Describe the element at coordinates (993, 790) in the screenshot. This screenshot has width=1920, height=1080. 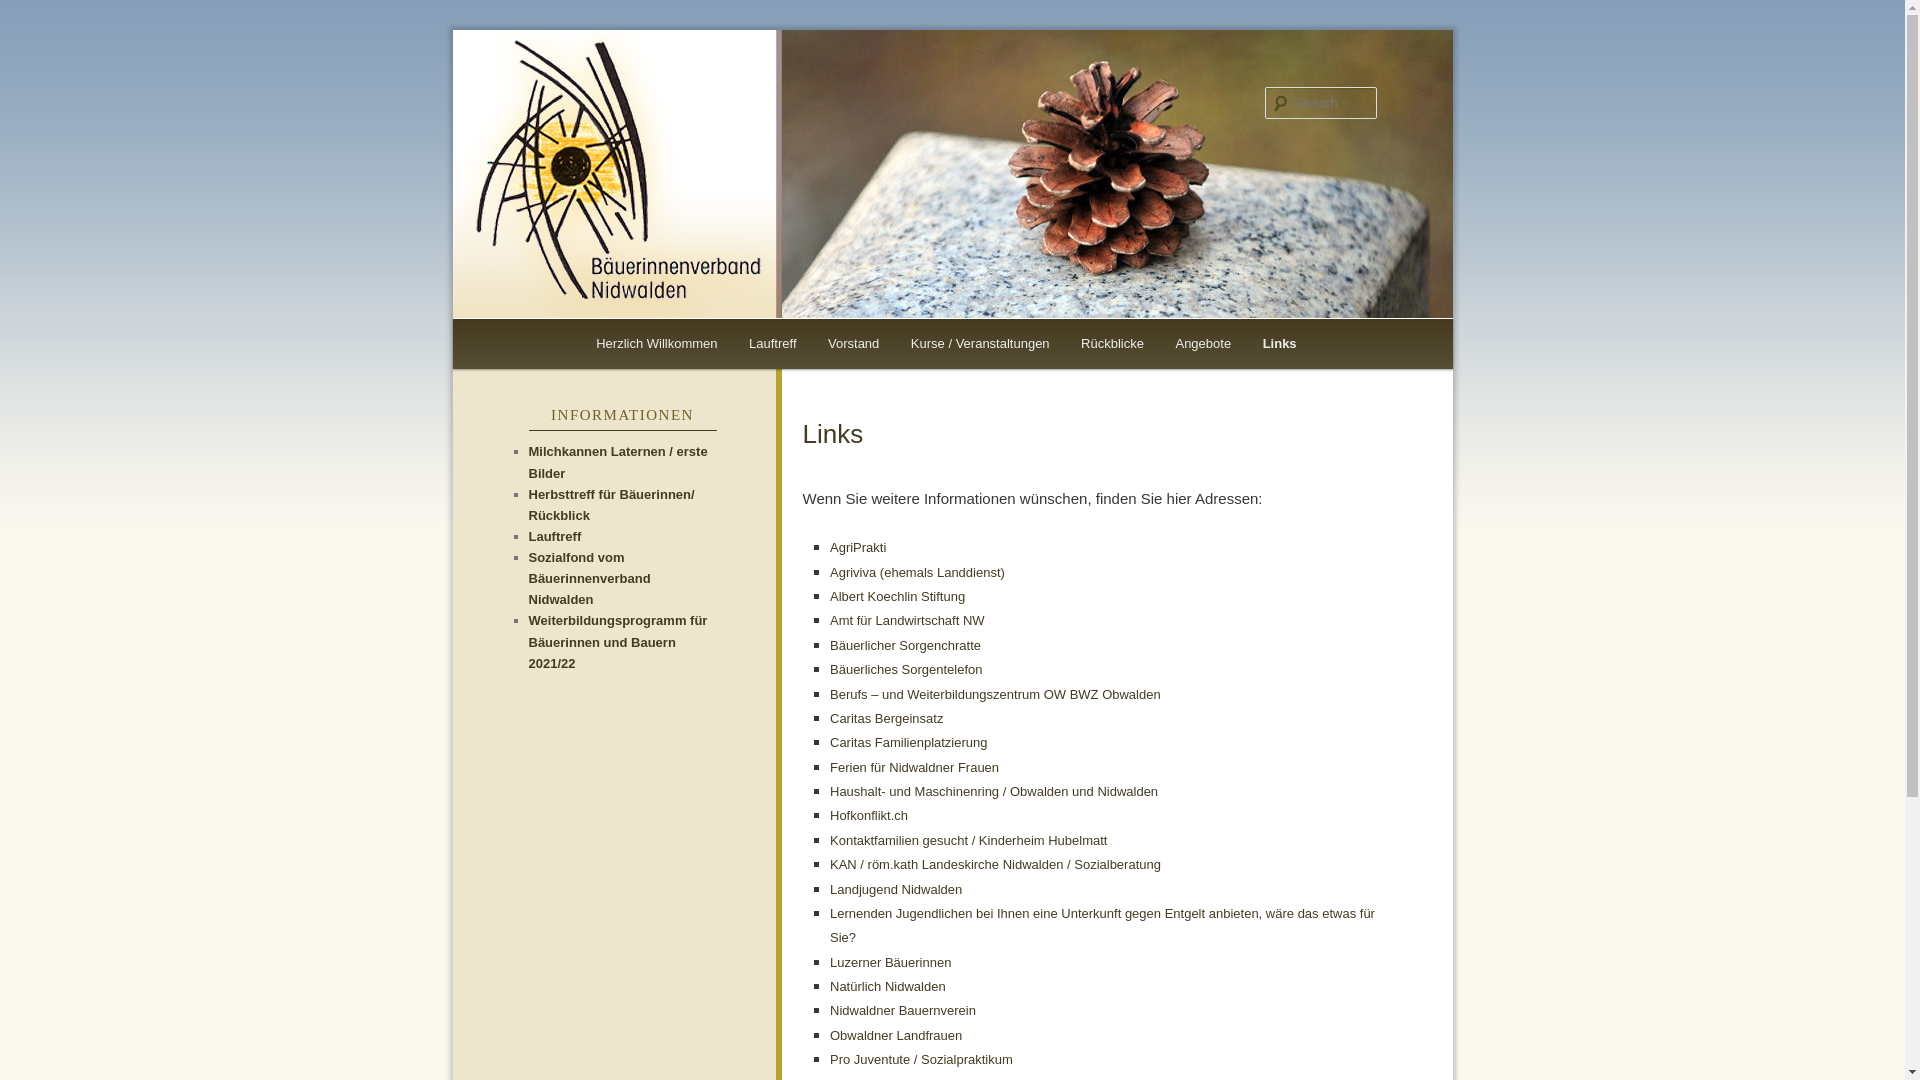
I see `'Haushalt- und Maschinenring / Obwalden und Nidwalden'` at that location.